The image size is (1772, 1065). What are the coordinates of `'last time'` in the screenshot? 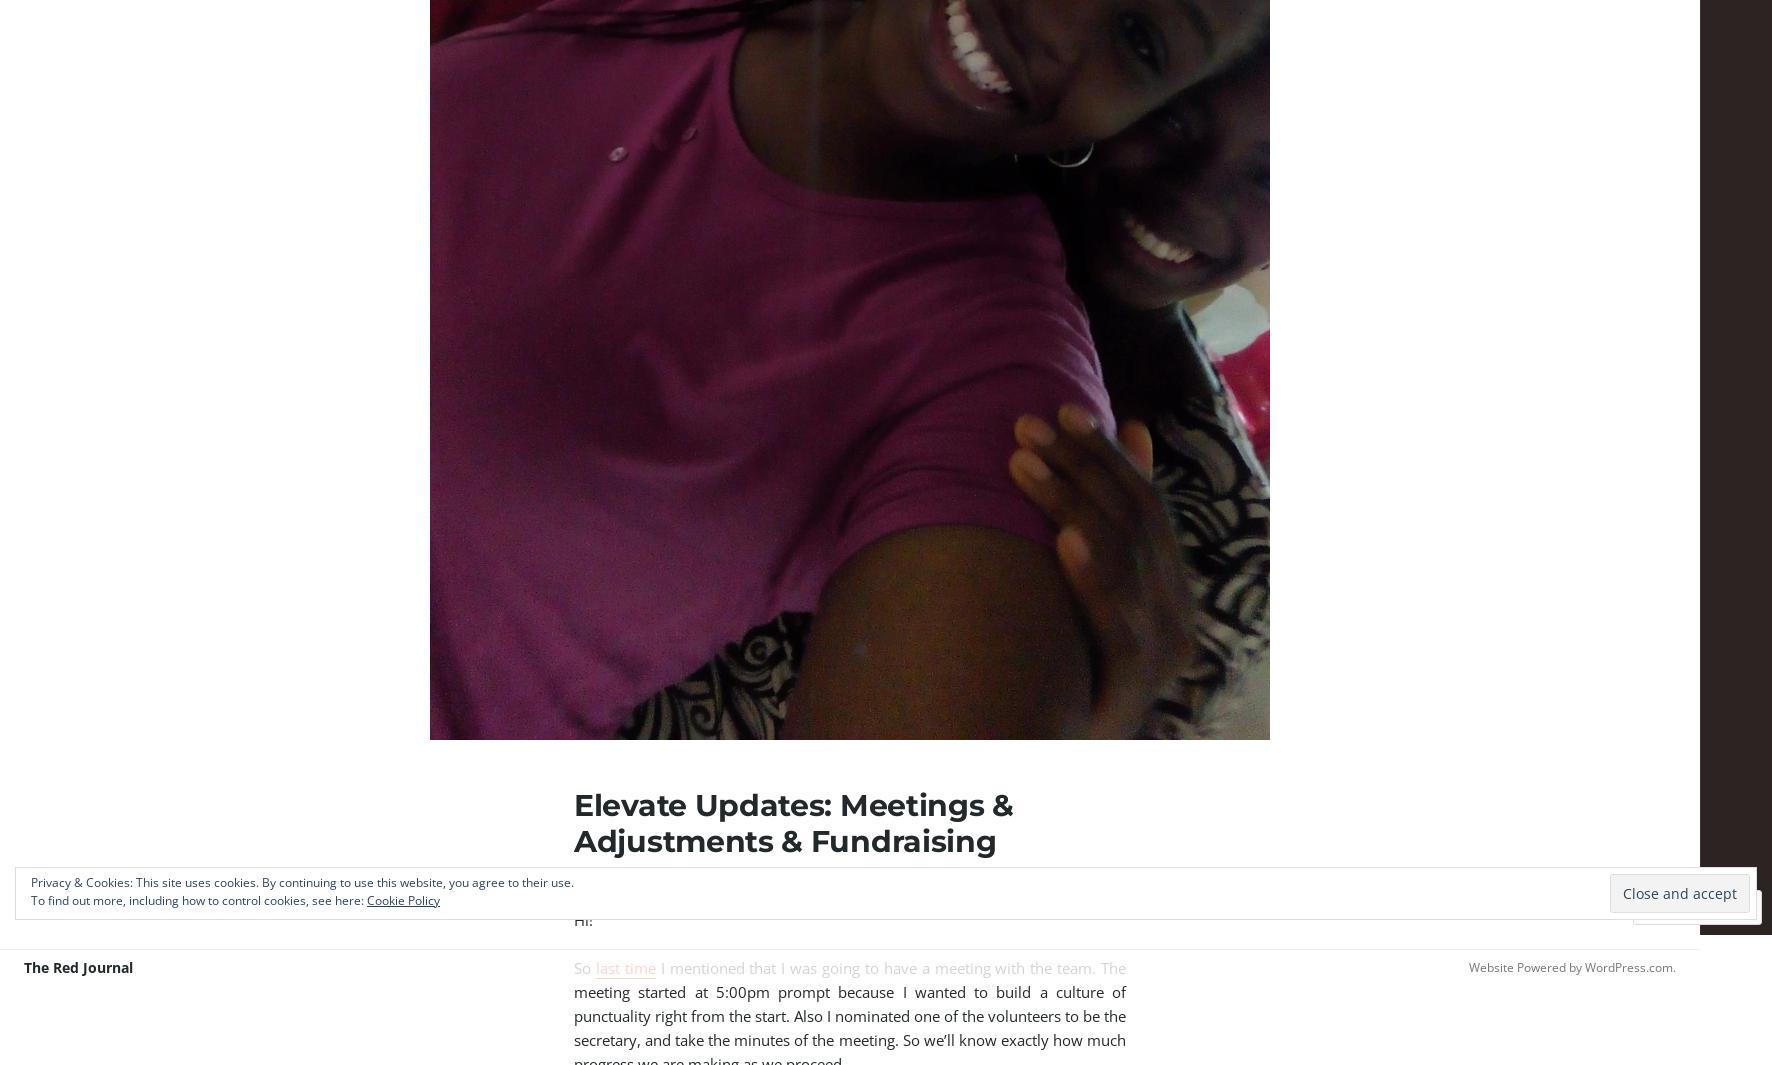 It's located at (624, 967).